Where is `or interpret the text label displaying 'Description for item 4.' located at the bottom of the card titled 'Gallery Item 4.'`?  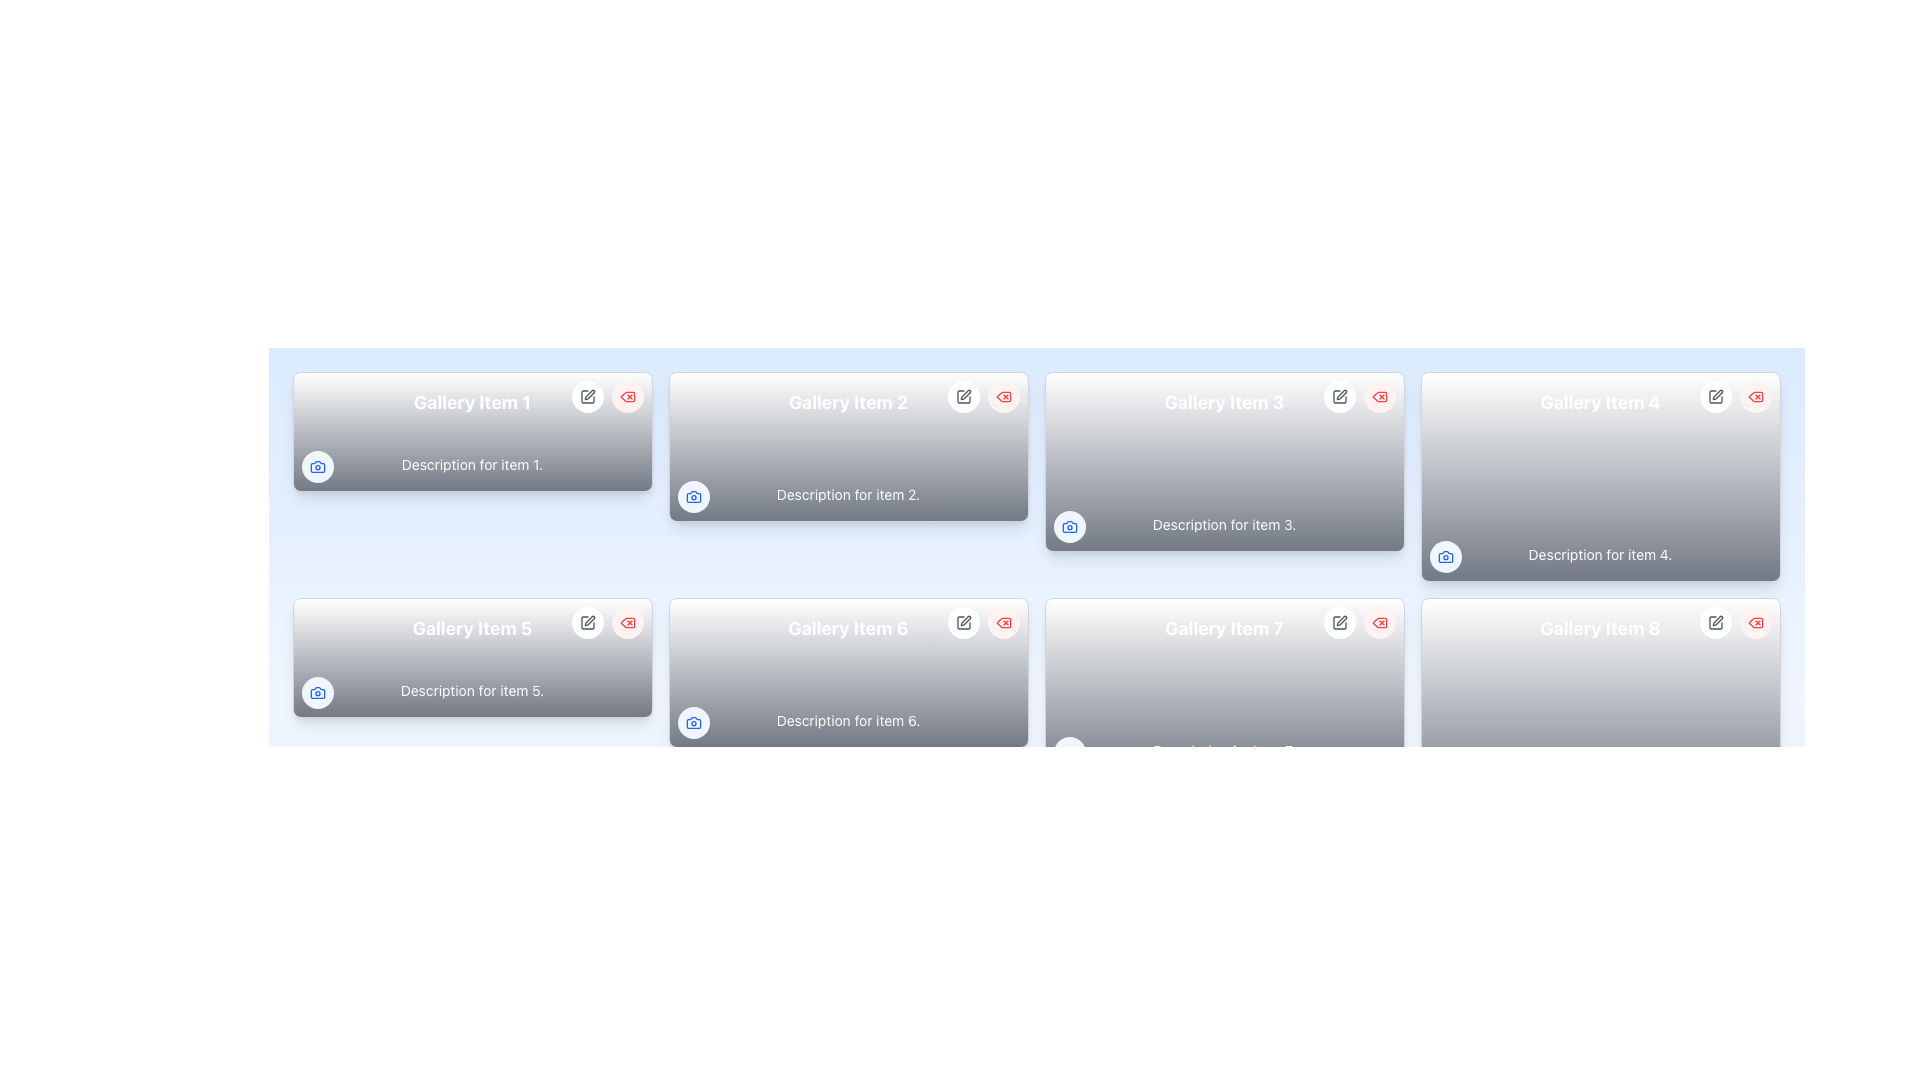 or interpret the text label displaying 'Description for item 4.' located at the bottom of the card titled 'Gallery Item 4.' is located at coordinates (1600, 555).